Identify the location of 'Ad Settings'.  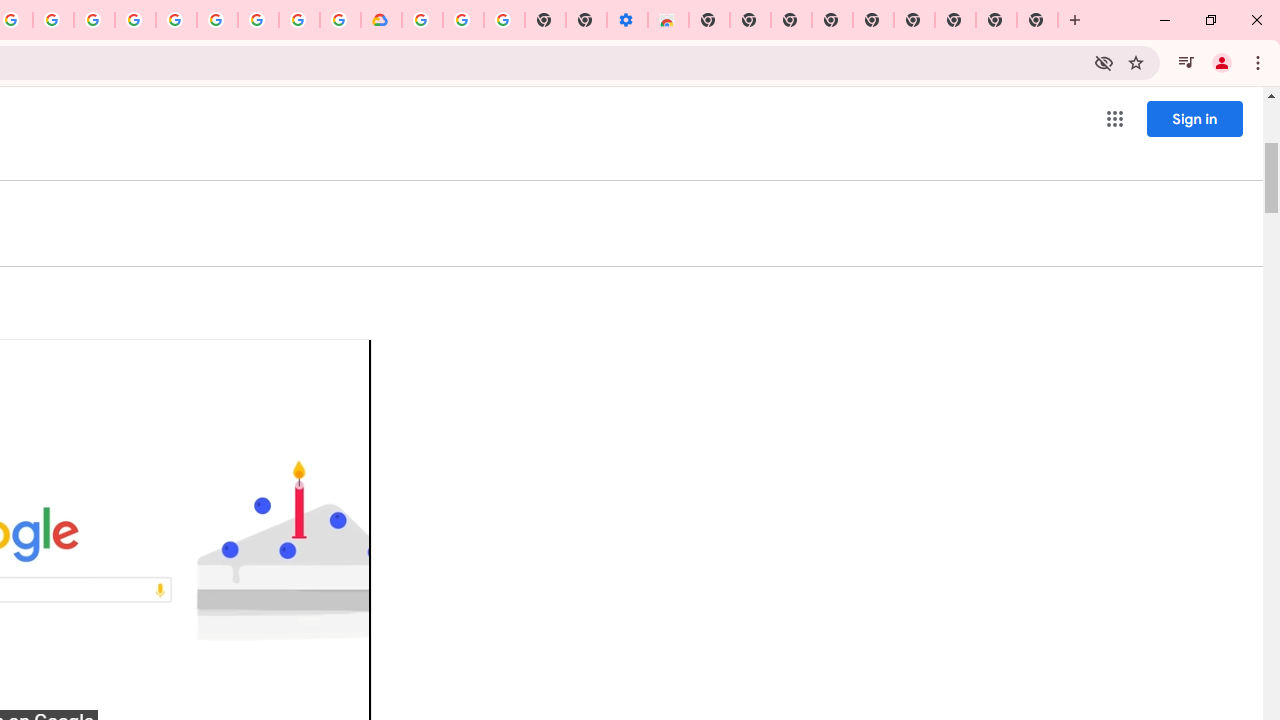
(134, 20).